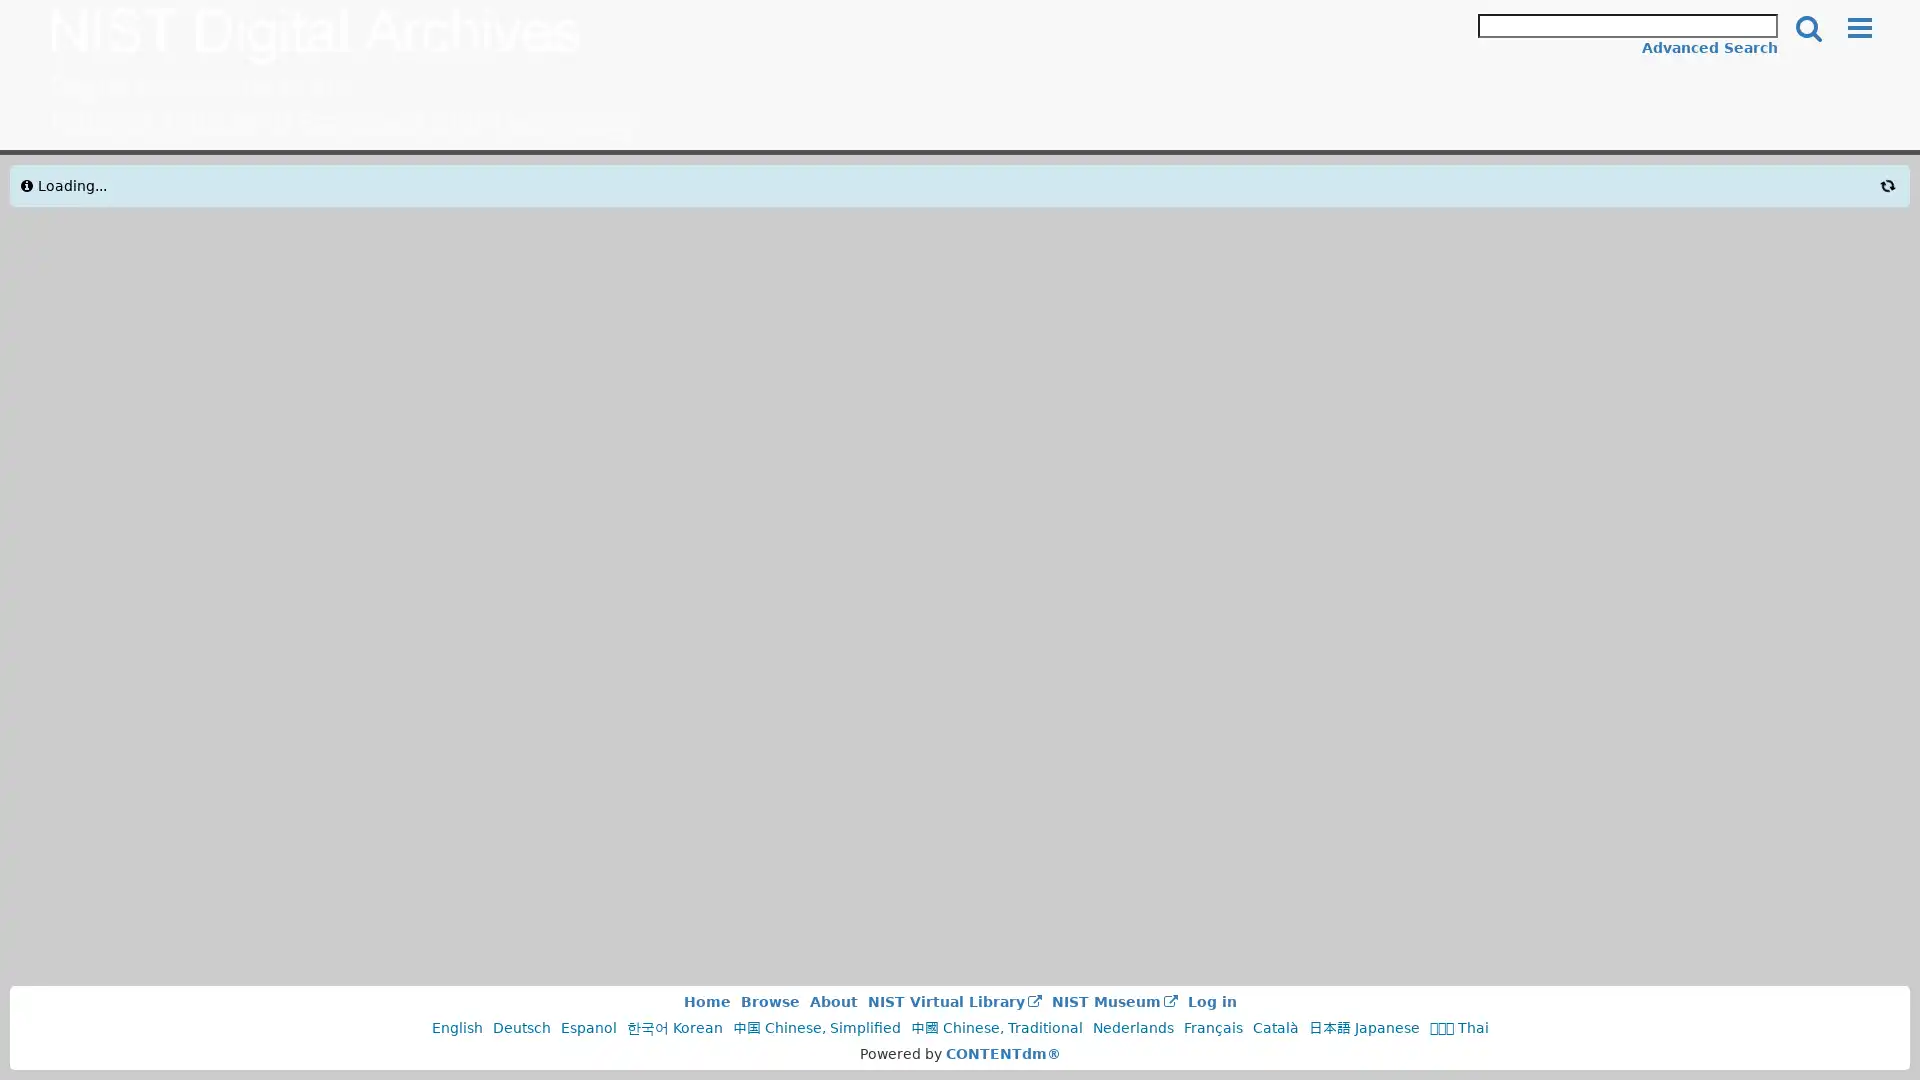 This screenshot has width=1920, height=1080. Describe the element at coordinates (355, 481) in the screenshot. I see `Update` at that location.